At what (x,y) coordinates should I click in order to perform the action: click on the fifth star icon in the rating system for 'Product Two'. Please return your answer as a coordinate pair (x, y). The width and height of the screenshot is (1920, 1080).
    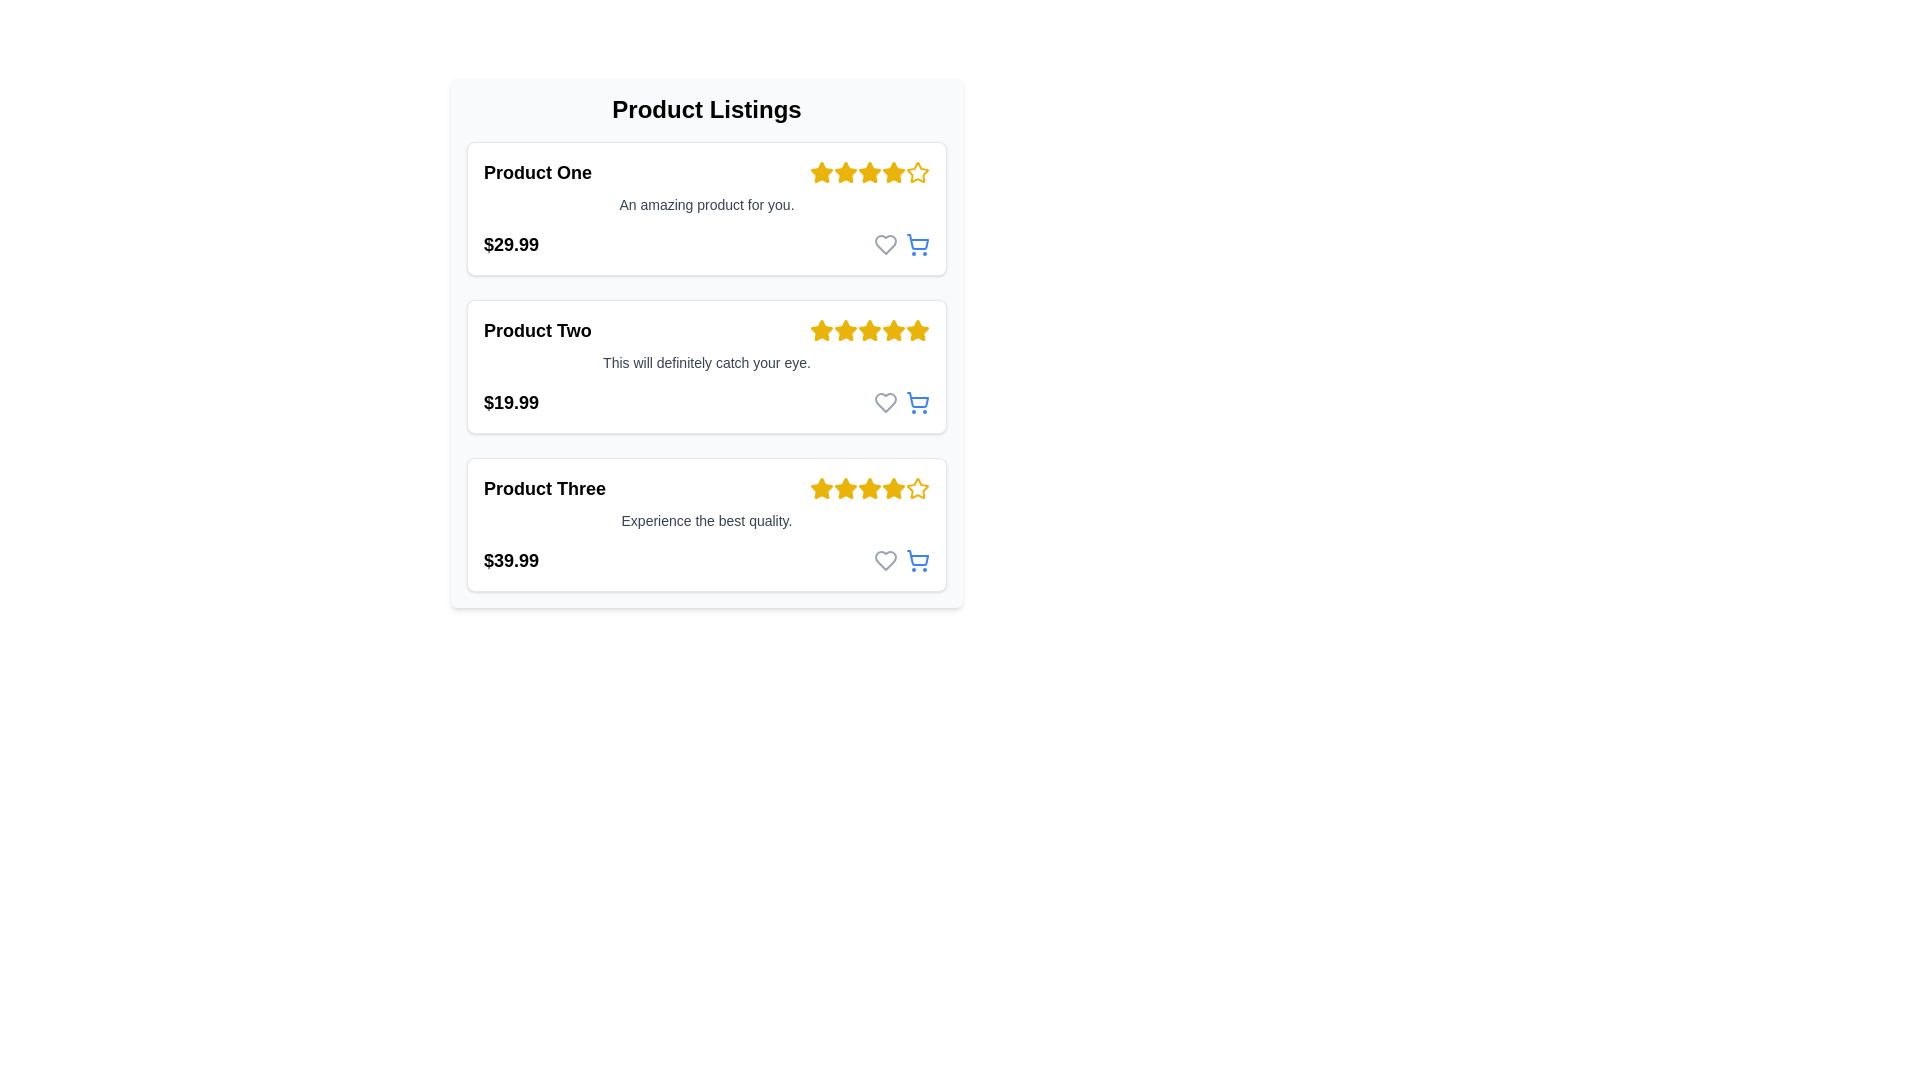
    Looking at the image, I should click on (916, 330).